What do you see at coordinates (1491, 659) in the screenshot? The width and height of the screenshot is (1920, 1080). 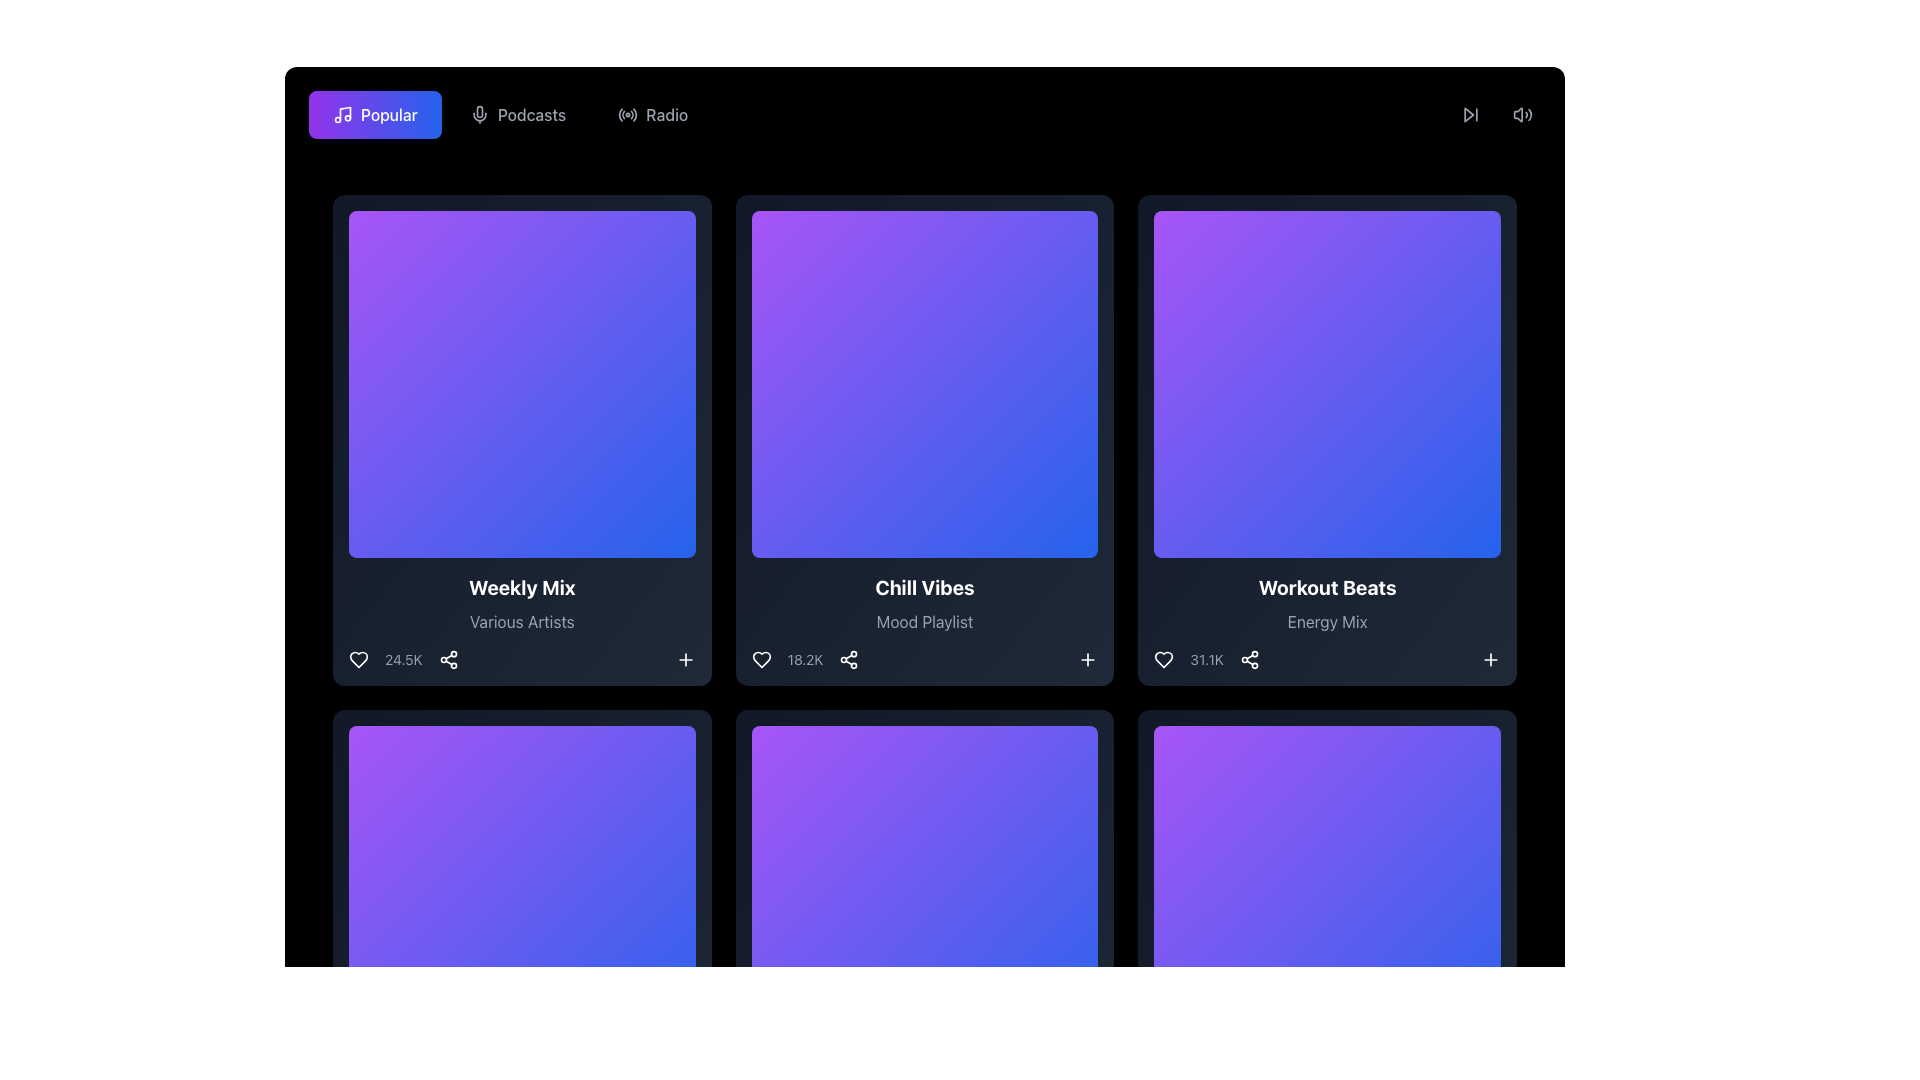 I see `the plus sign icon button located in the bottom-right corner of the 'Workout Beats' card, next to the '31.1K' text` at bounding box center [1491, 659].